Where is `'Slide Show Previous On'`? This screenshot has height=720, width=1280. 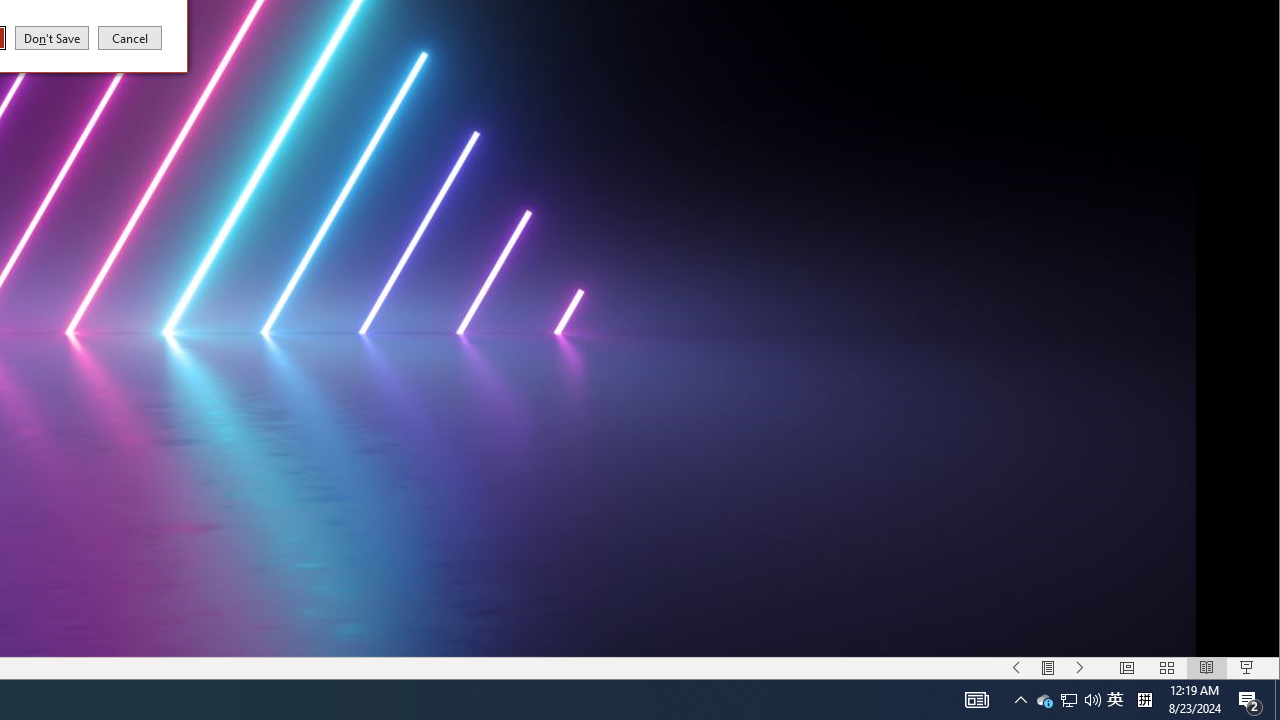 'Slide Show Previous On' is located at coordinates (1047, 668).